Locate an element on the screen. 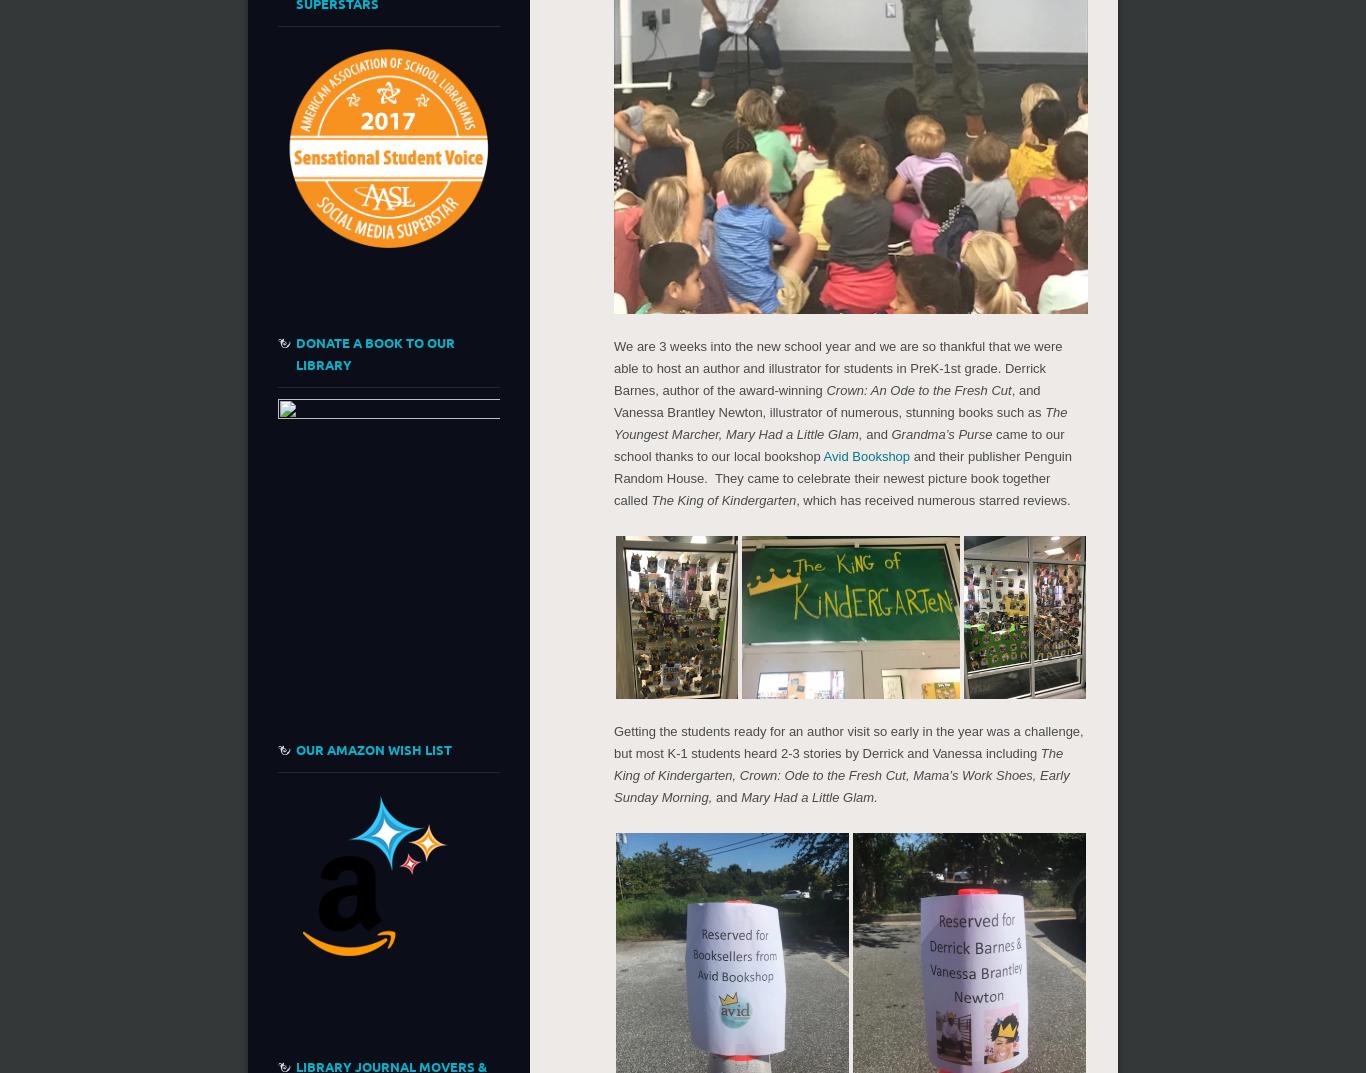 Image resolution: width=1366 pixels, height=1073 pixels. 'Crown: An Ode to the Fresh Cut' is located at coordinates (918, 388).